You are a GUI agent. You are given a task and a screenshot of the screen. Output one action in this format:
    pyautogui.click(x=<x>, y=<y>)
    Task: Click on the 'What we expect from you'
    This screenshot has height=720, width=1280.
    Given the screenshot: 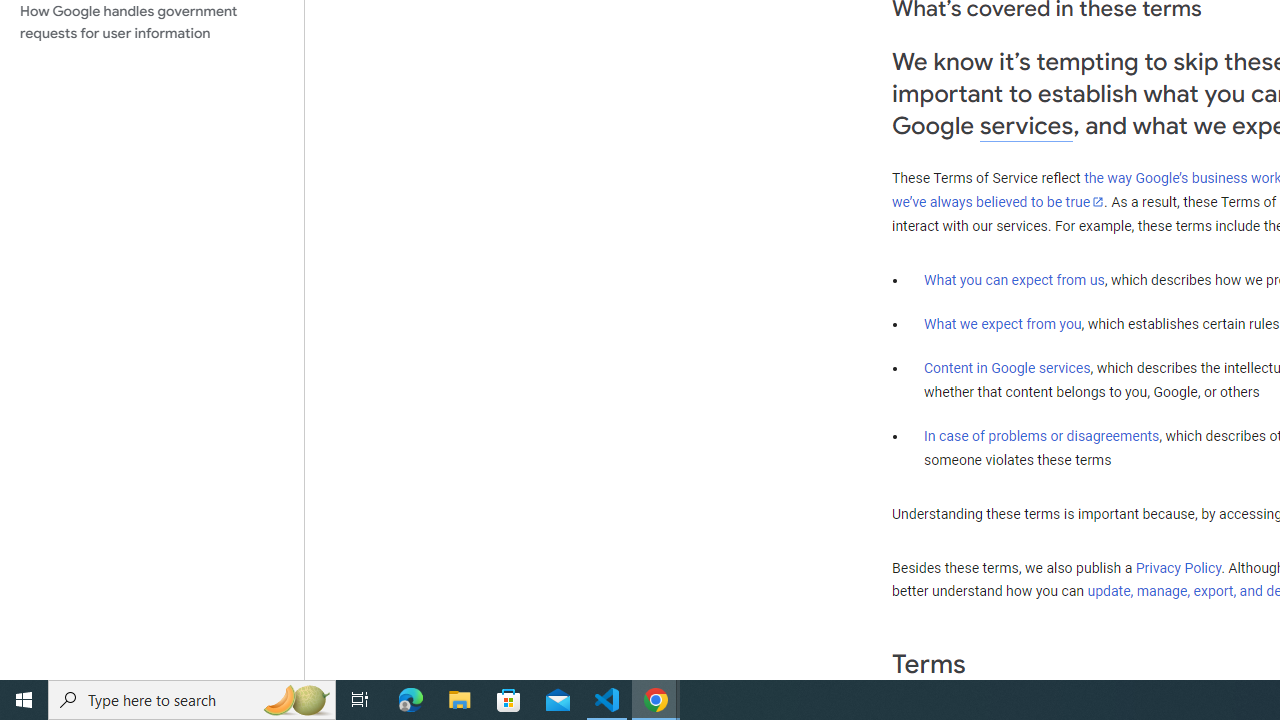 What is the action you would take?
    pyautogui.click(x=1002, y=323)
    